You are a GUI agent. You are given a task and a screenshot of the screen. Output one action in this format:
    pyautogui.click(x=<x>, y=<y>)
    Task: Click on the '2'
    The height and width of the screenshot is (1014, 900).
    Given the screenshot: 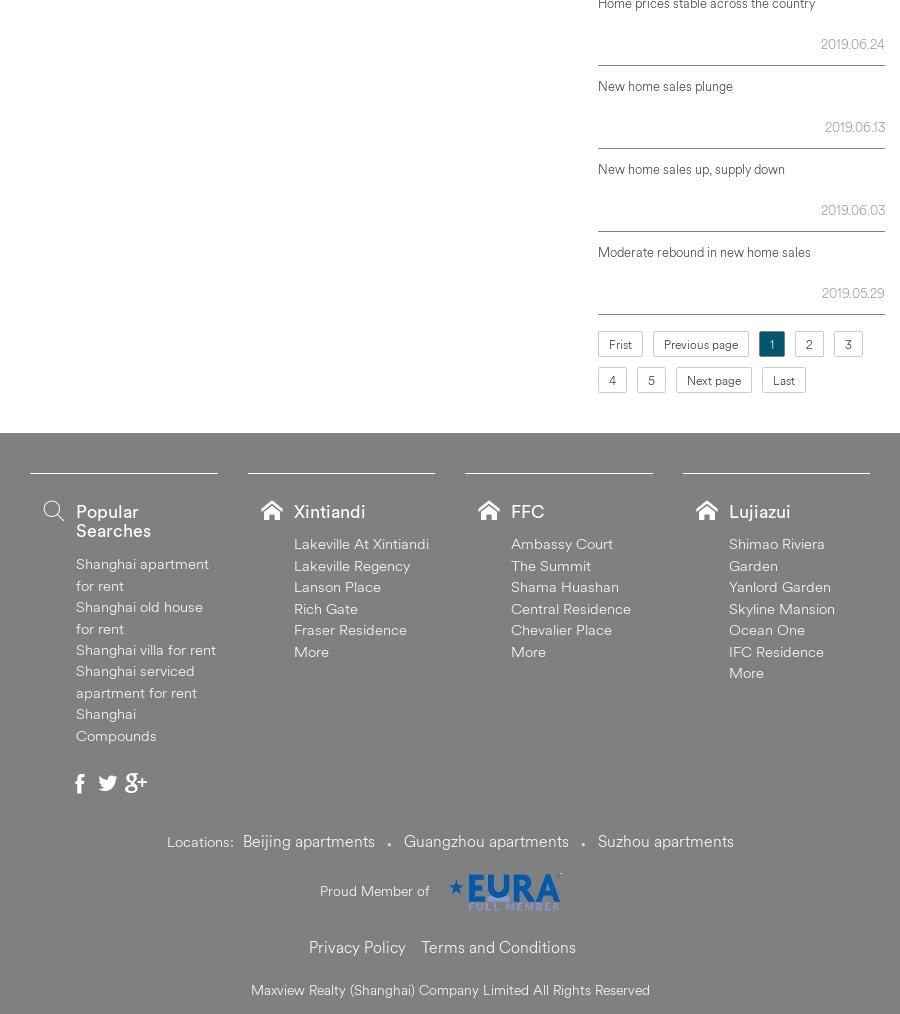 What is the action you would take?
    pyautogui.click(x=808, y=342)
    